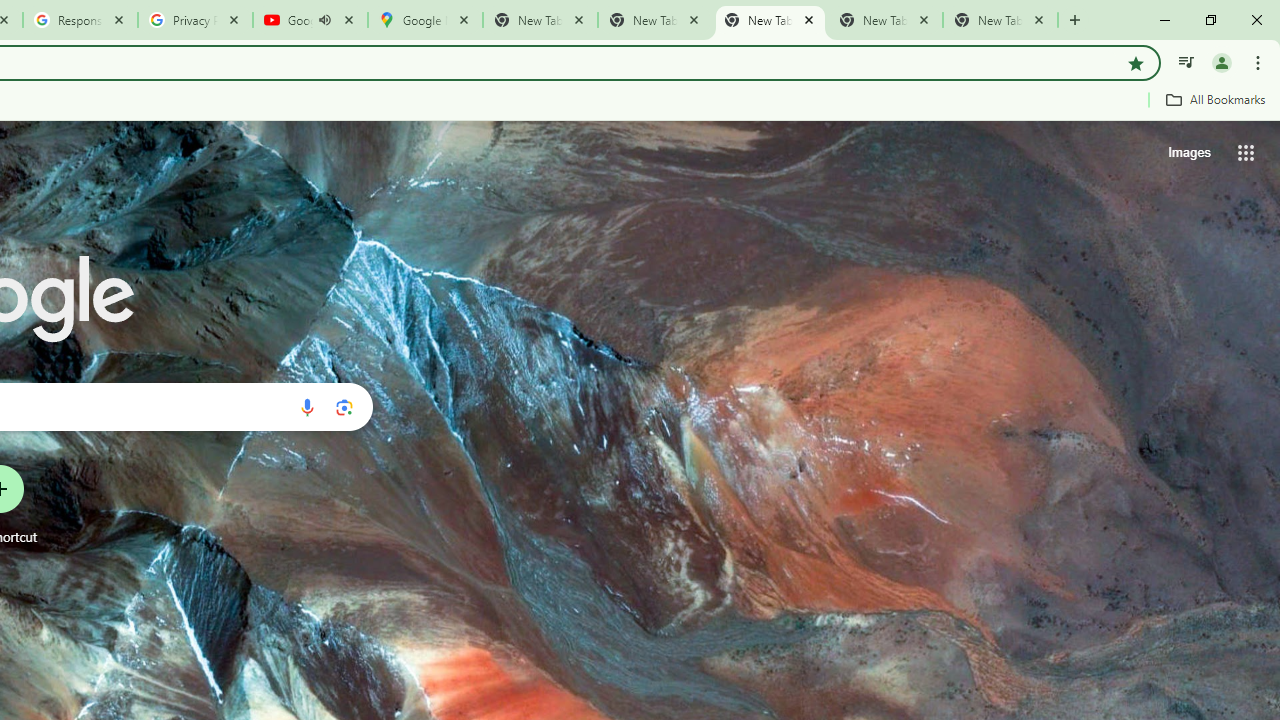  What do you see at coordinates (325, 20) in the screenshot?
I see `'Mute tab'` at bounding box center [325, 20].